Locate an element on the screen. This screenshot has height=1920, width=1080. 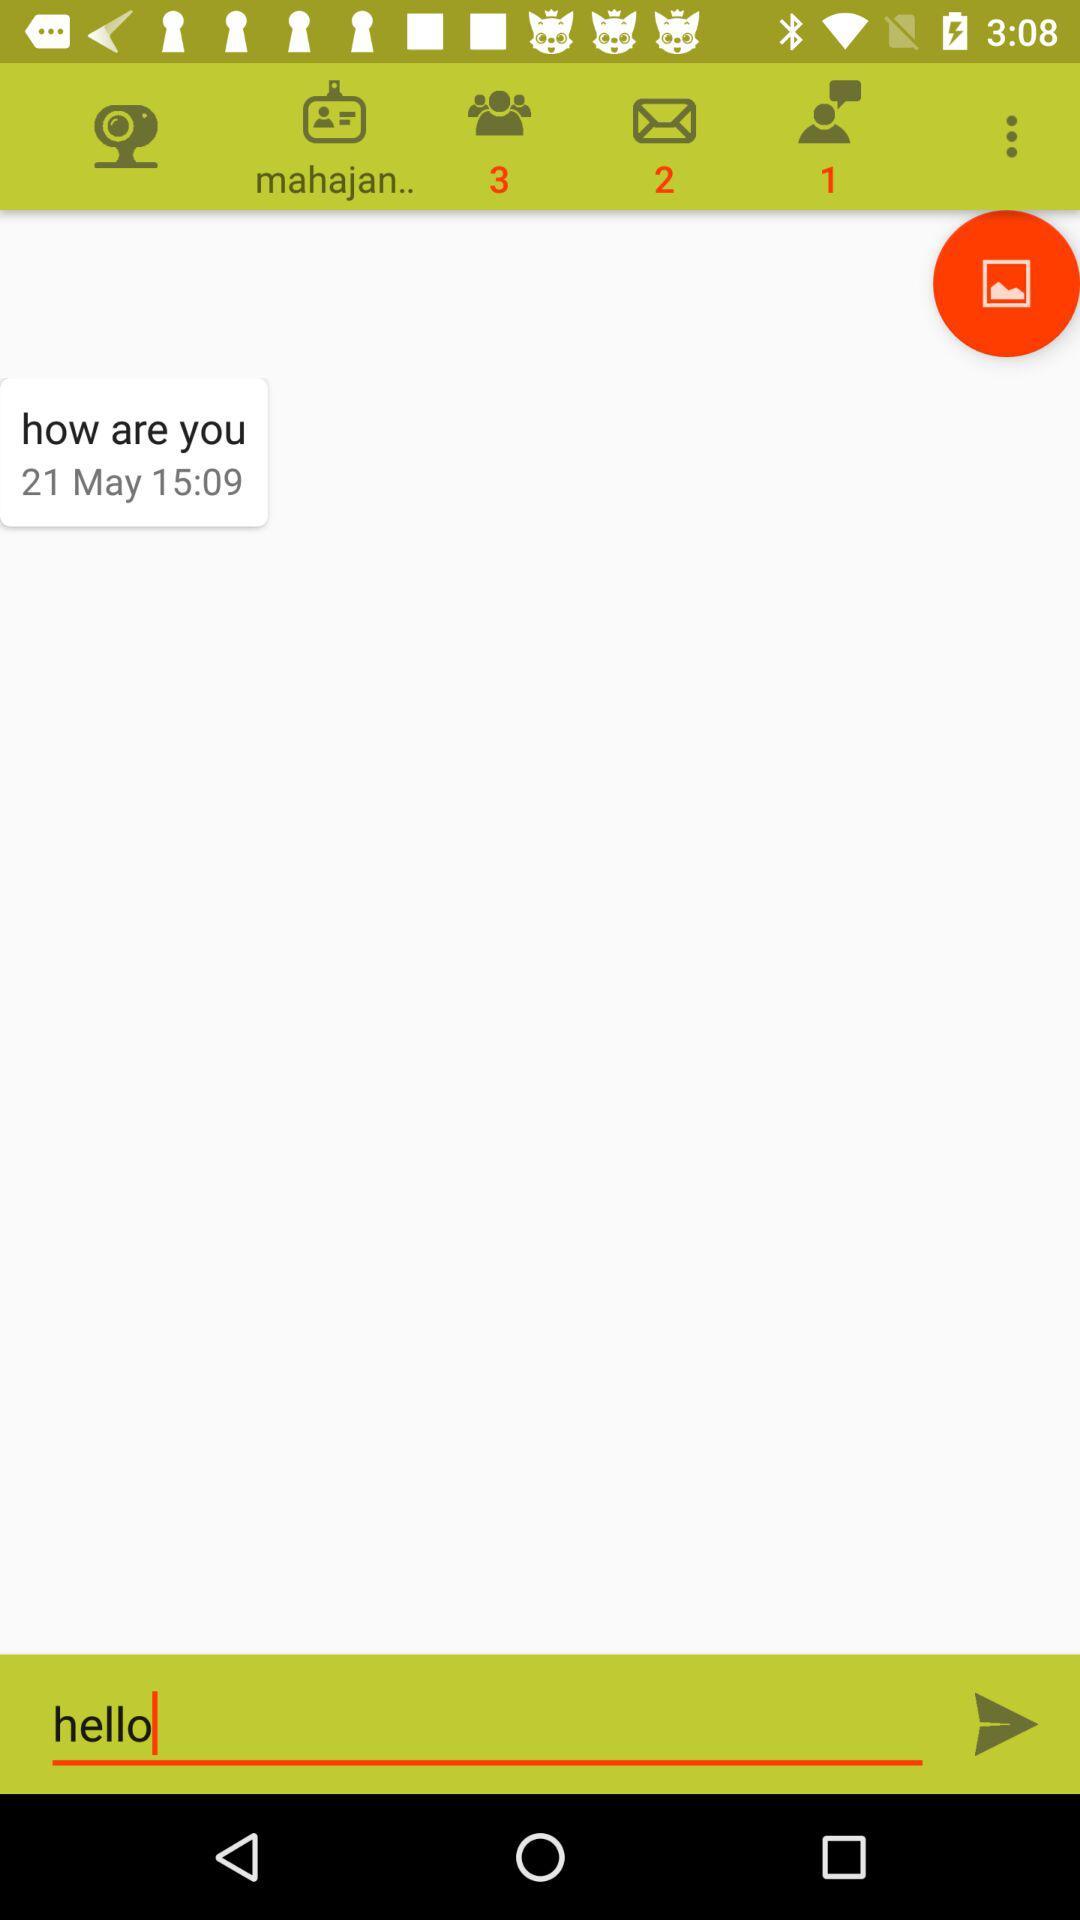
the more options icon is located at coordinates (1017, 136).